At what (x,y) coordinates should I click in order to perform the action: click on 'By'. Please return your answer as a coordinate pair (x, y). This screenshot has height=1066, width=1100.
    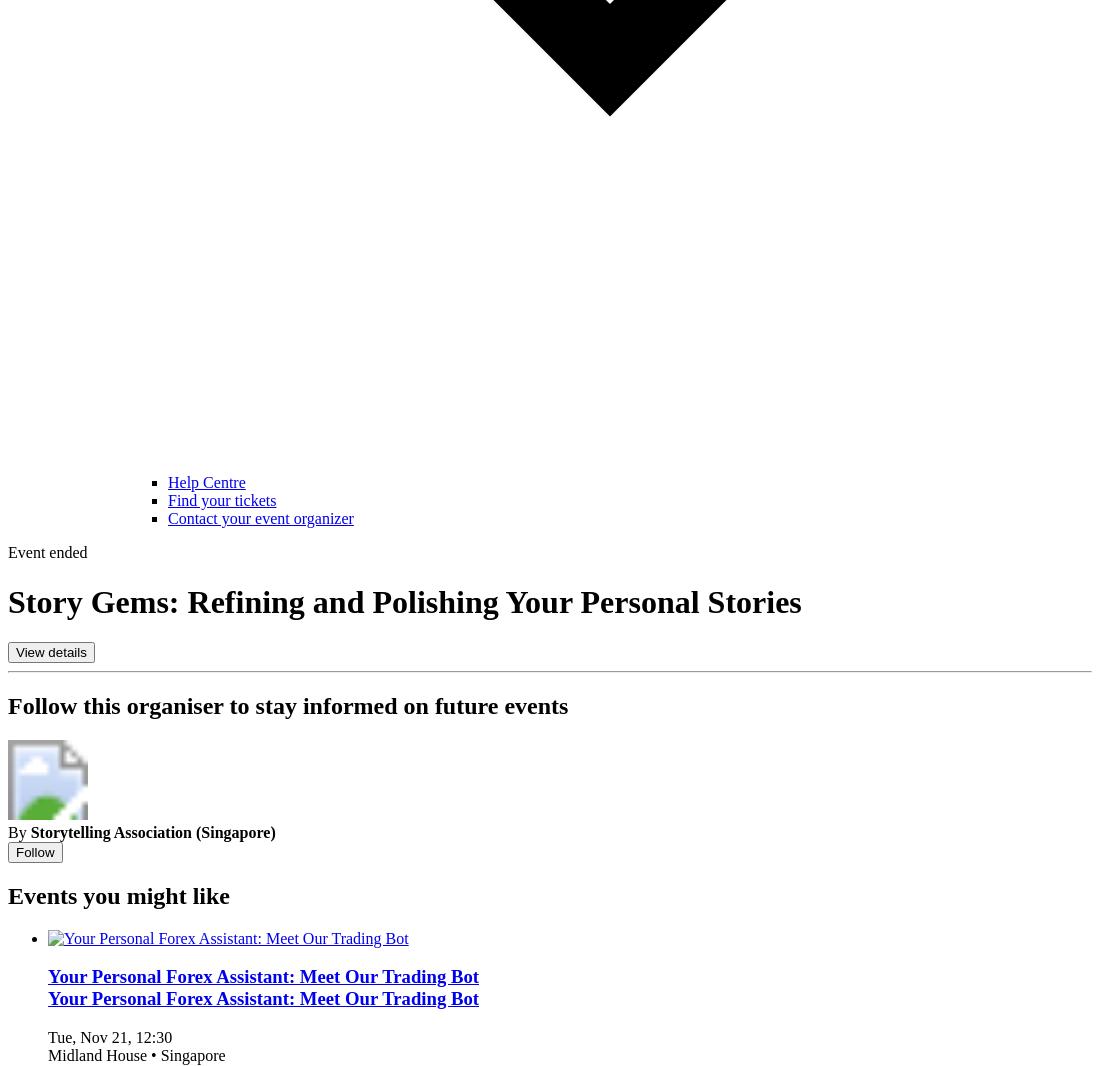
    Looking at the image, I should click on (16, 831).